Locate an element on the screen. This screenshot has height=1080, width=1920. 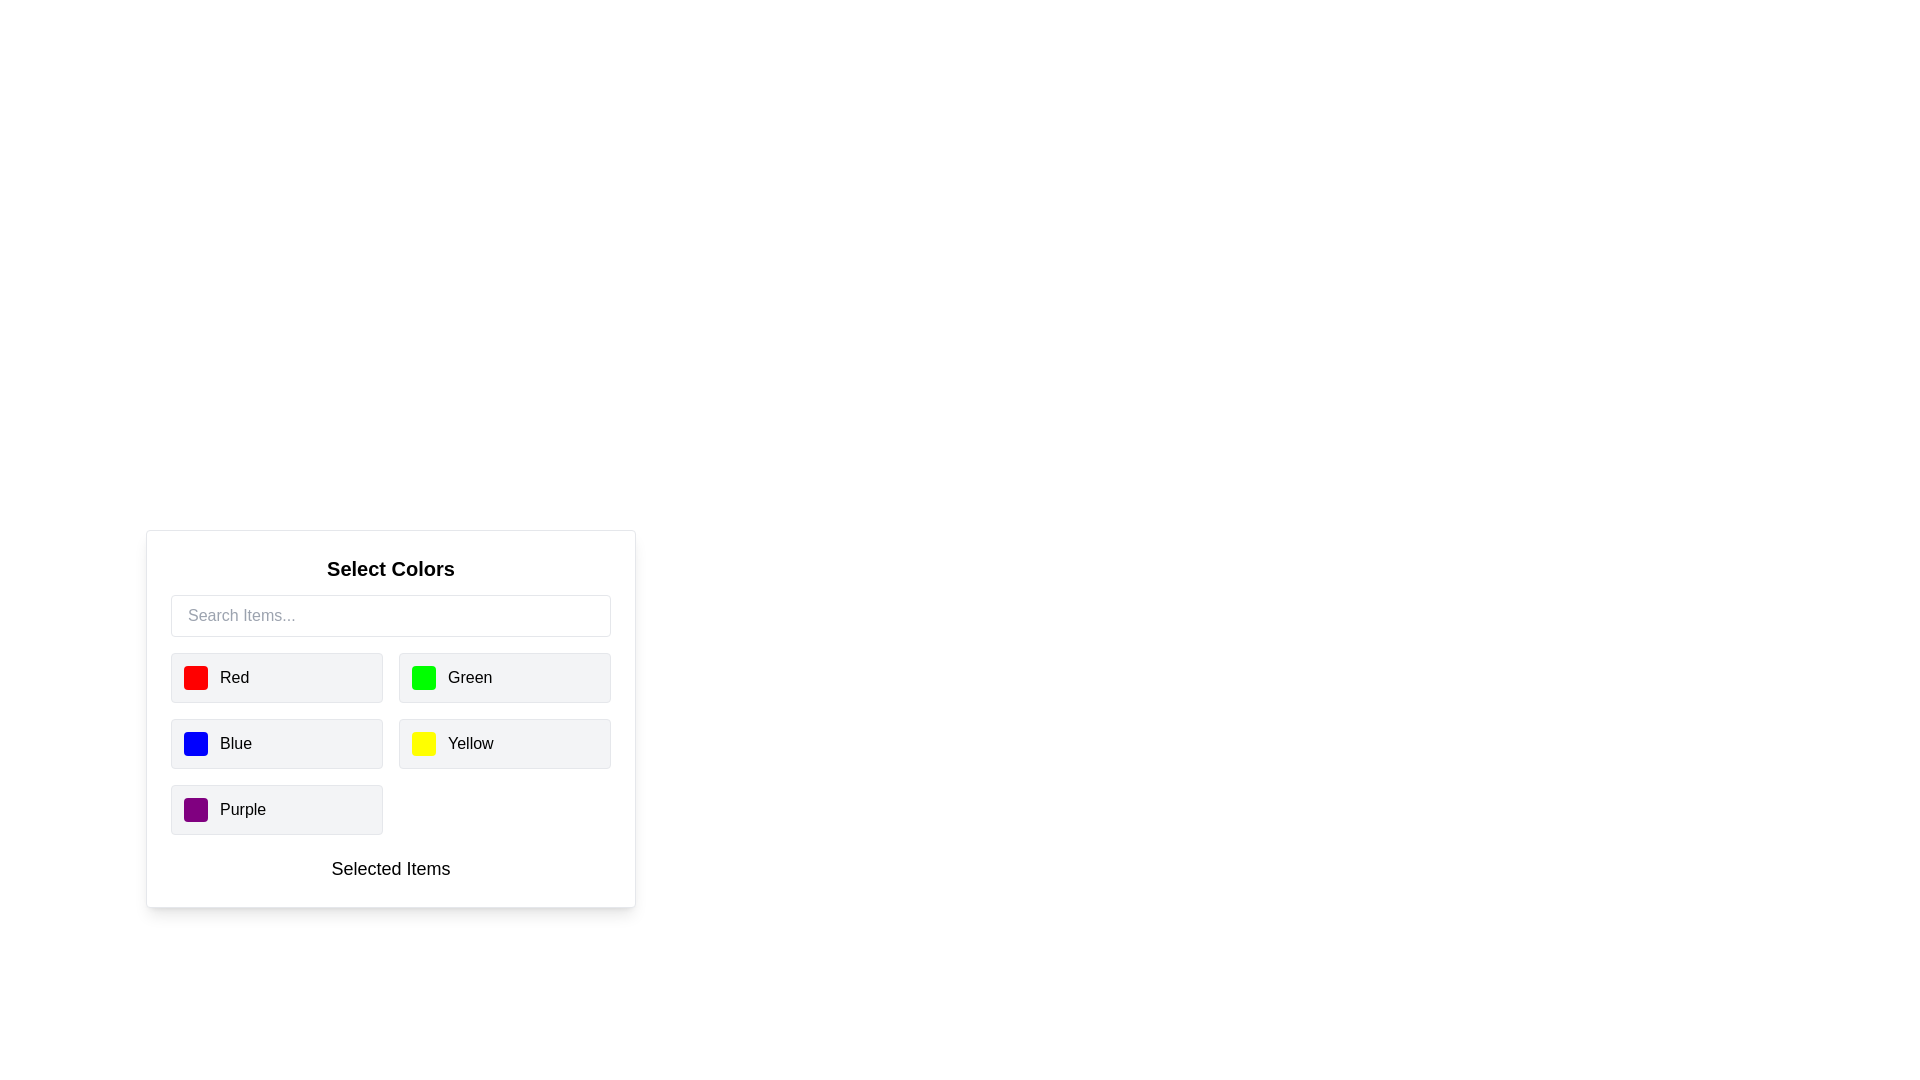
the blue color option label with an icon located in the second row, first column of the color grid under the 'Select Colors' header is located at coordinates (218, 744).